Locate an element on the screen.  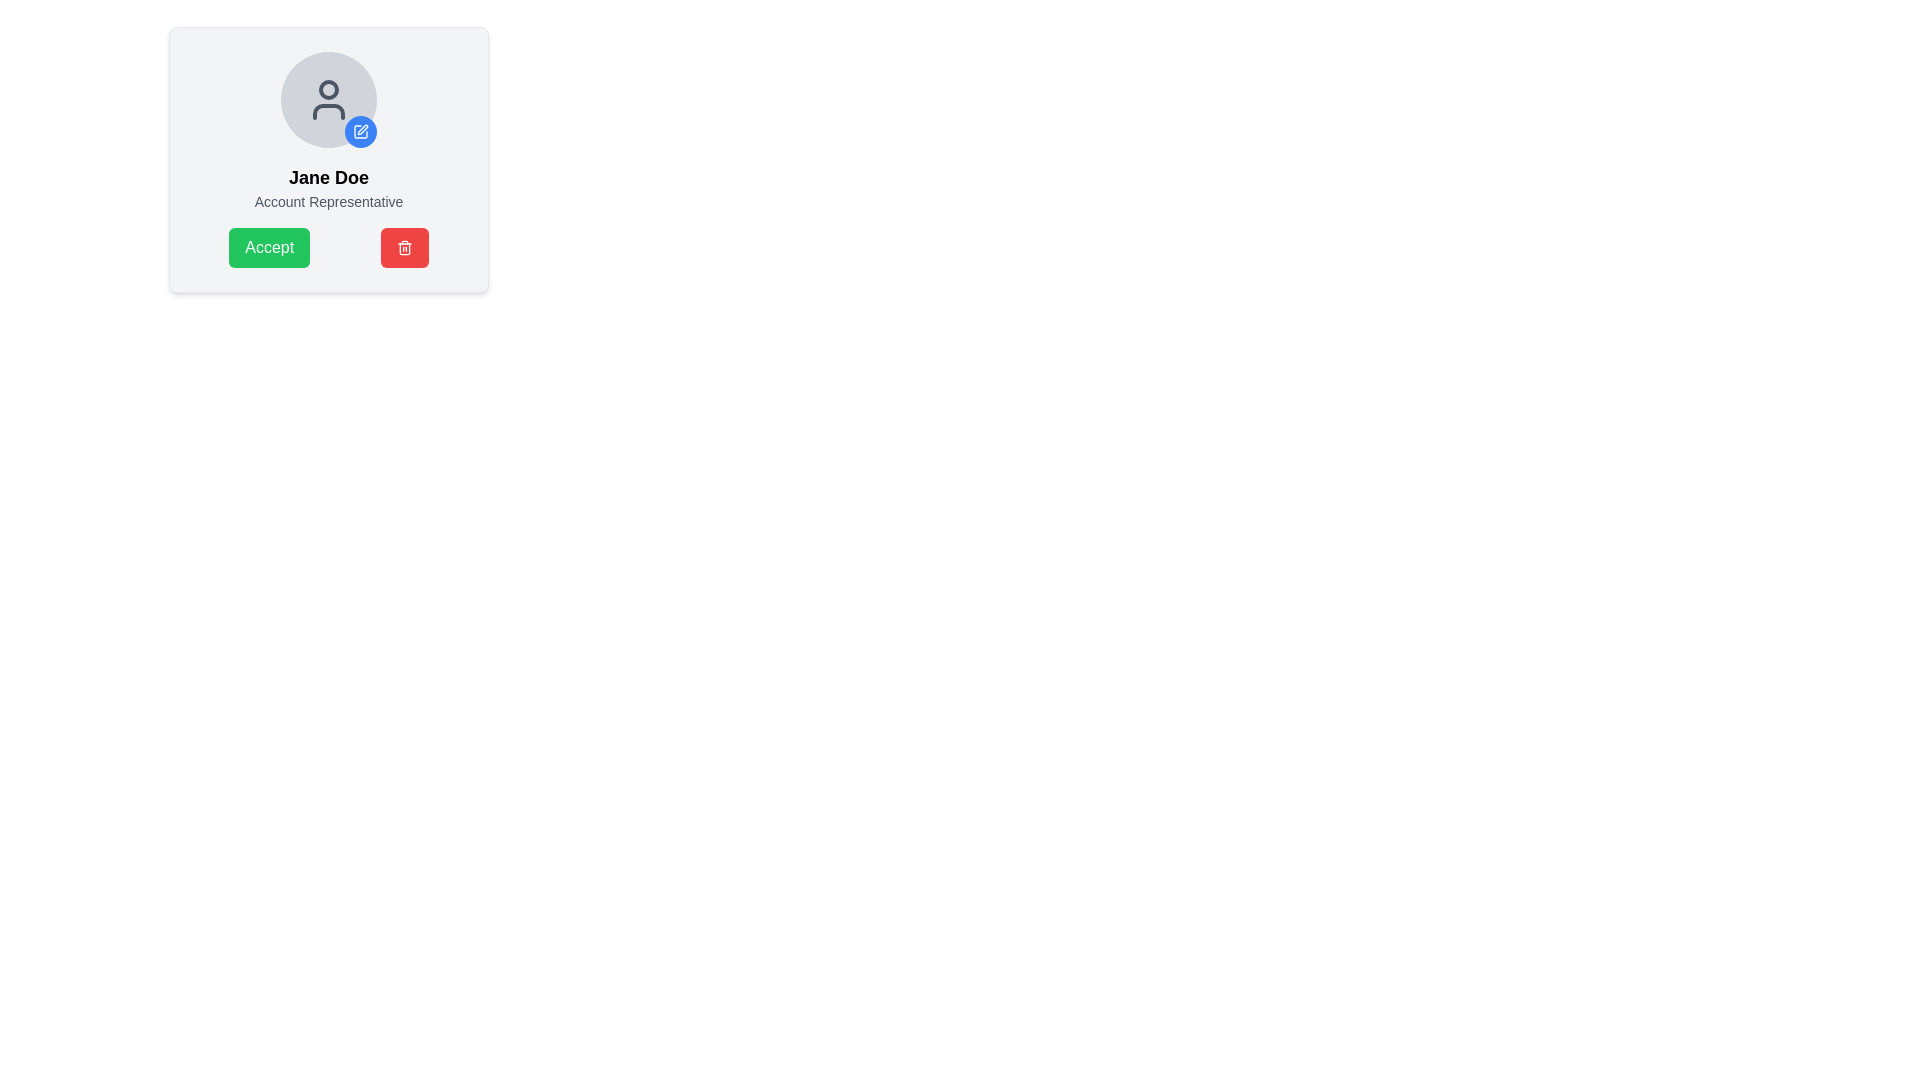
the lower part of the silhouette figure icon, which is outlined and styled in 'text-gray-600' and positioned at the top-center of the card is located at coordinates (329, 111).